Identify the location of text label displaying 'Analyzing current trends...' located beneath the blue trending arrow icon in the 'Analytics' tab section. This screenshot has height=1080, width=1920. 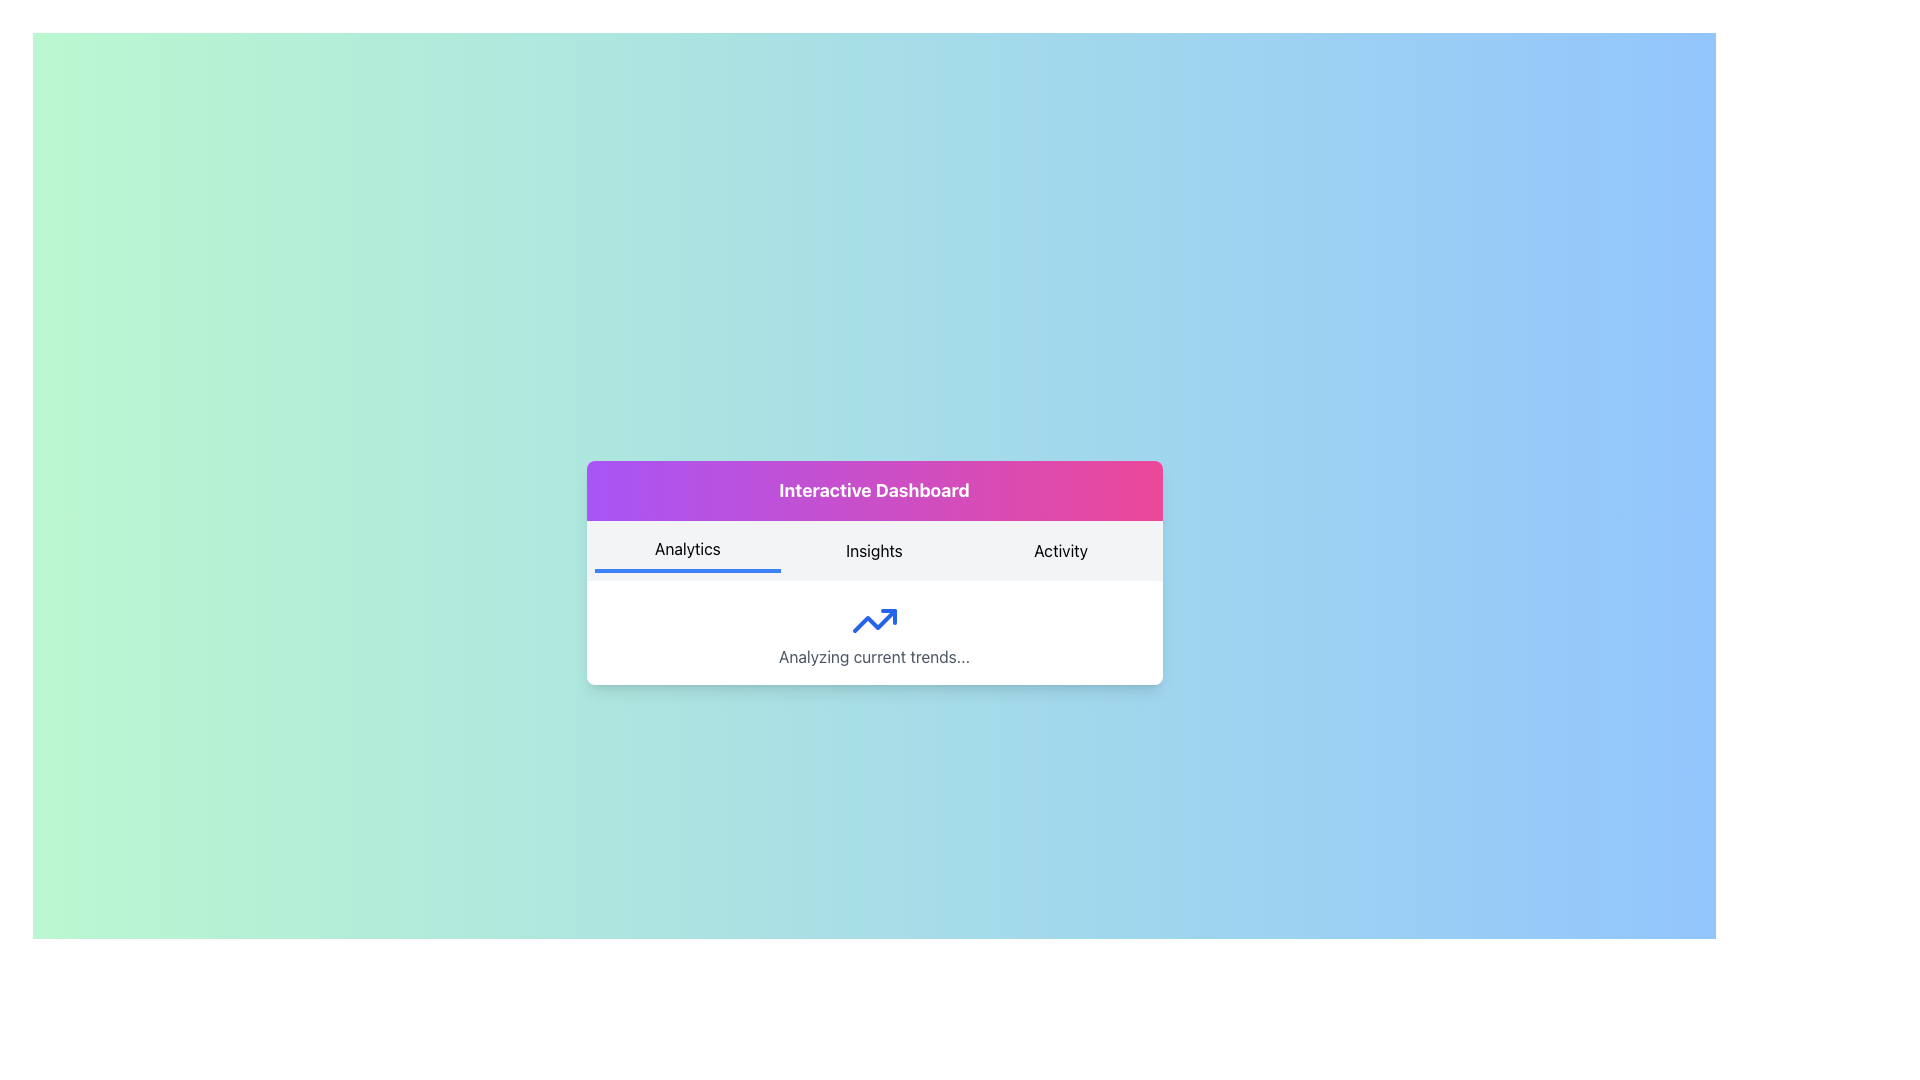
(874, 656).